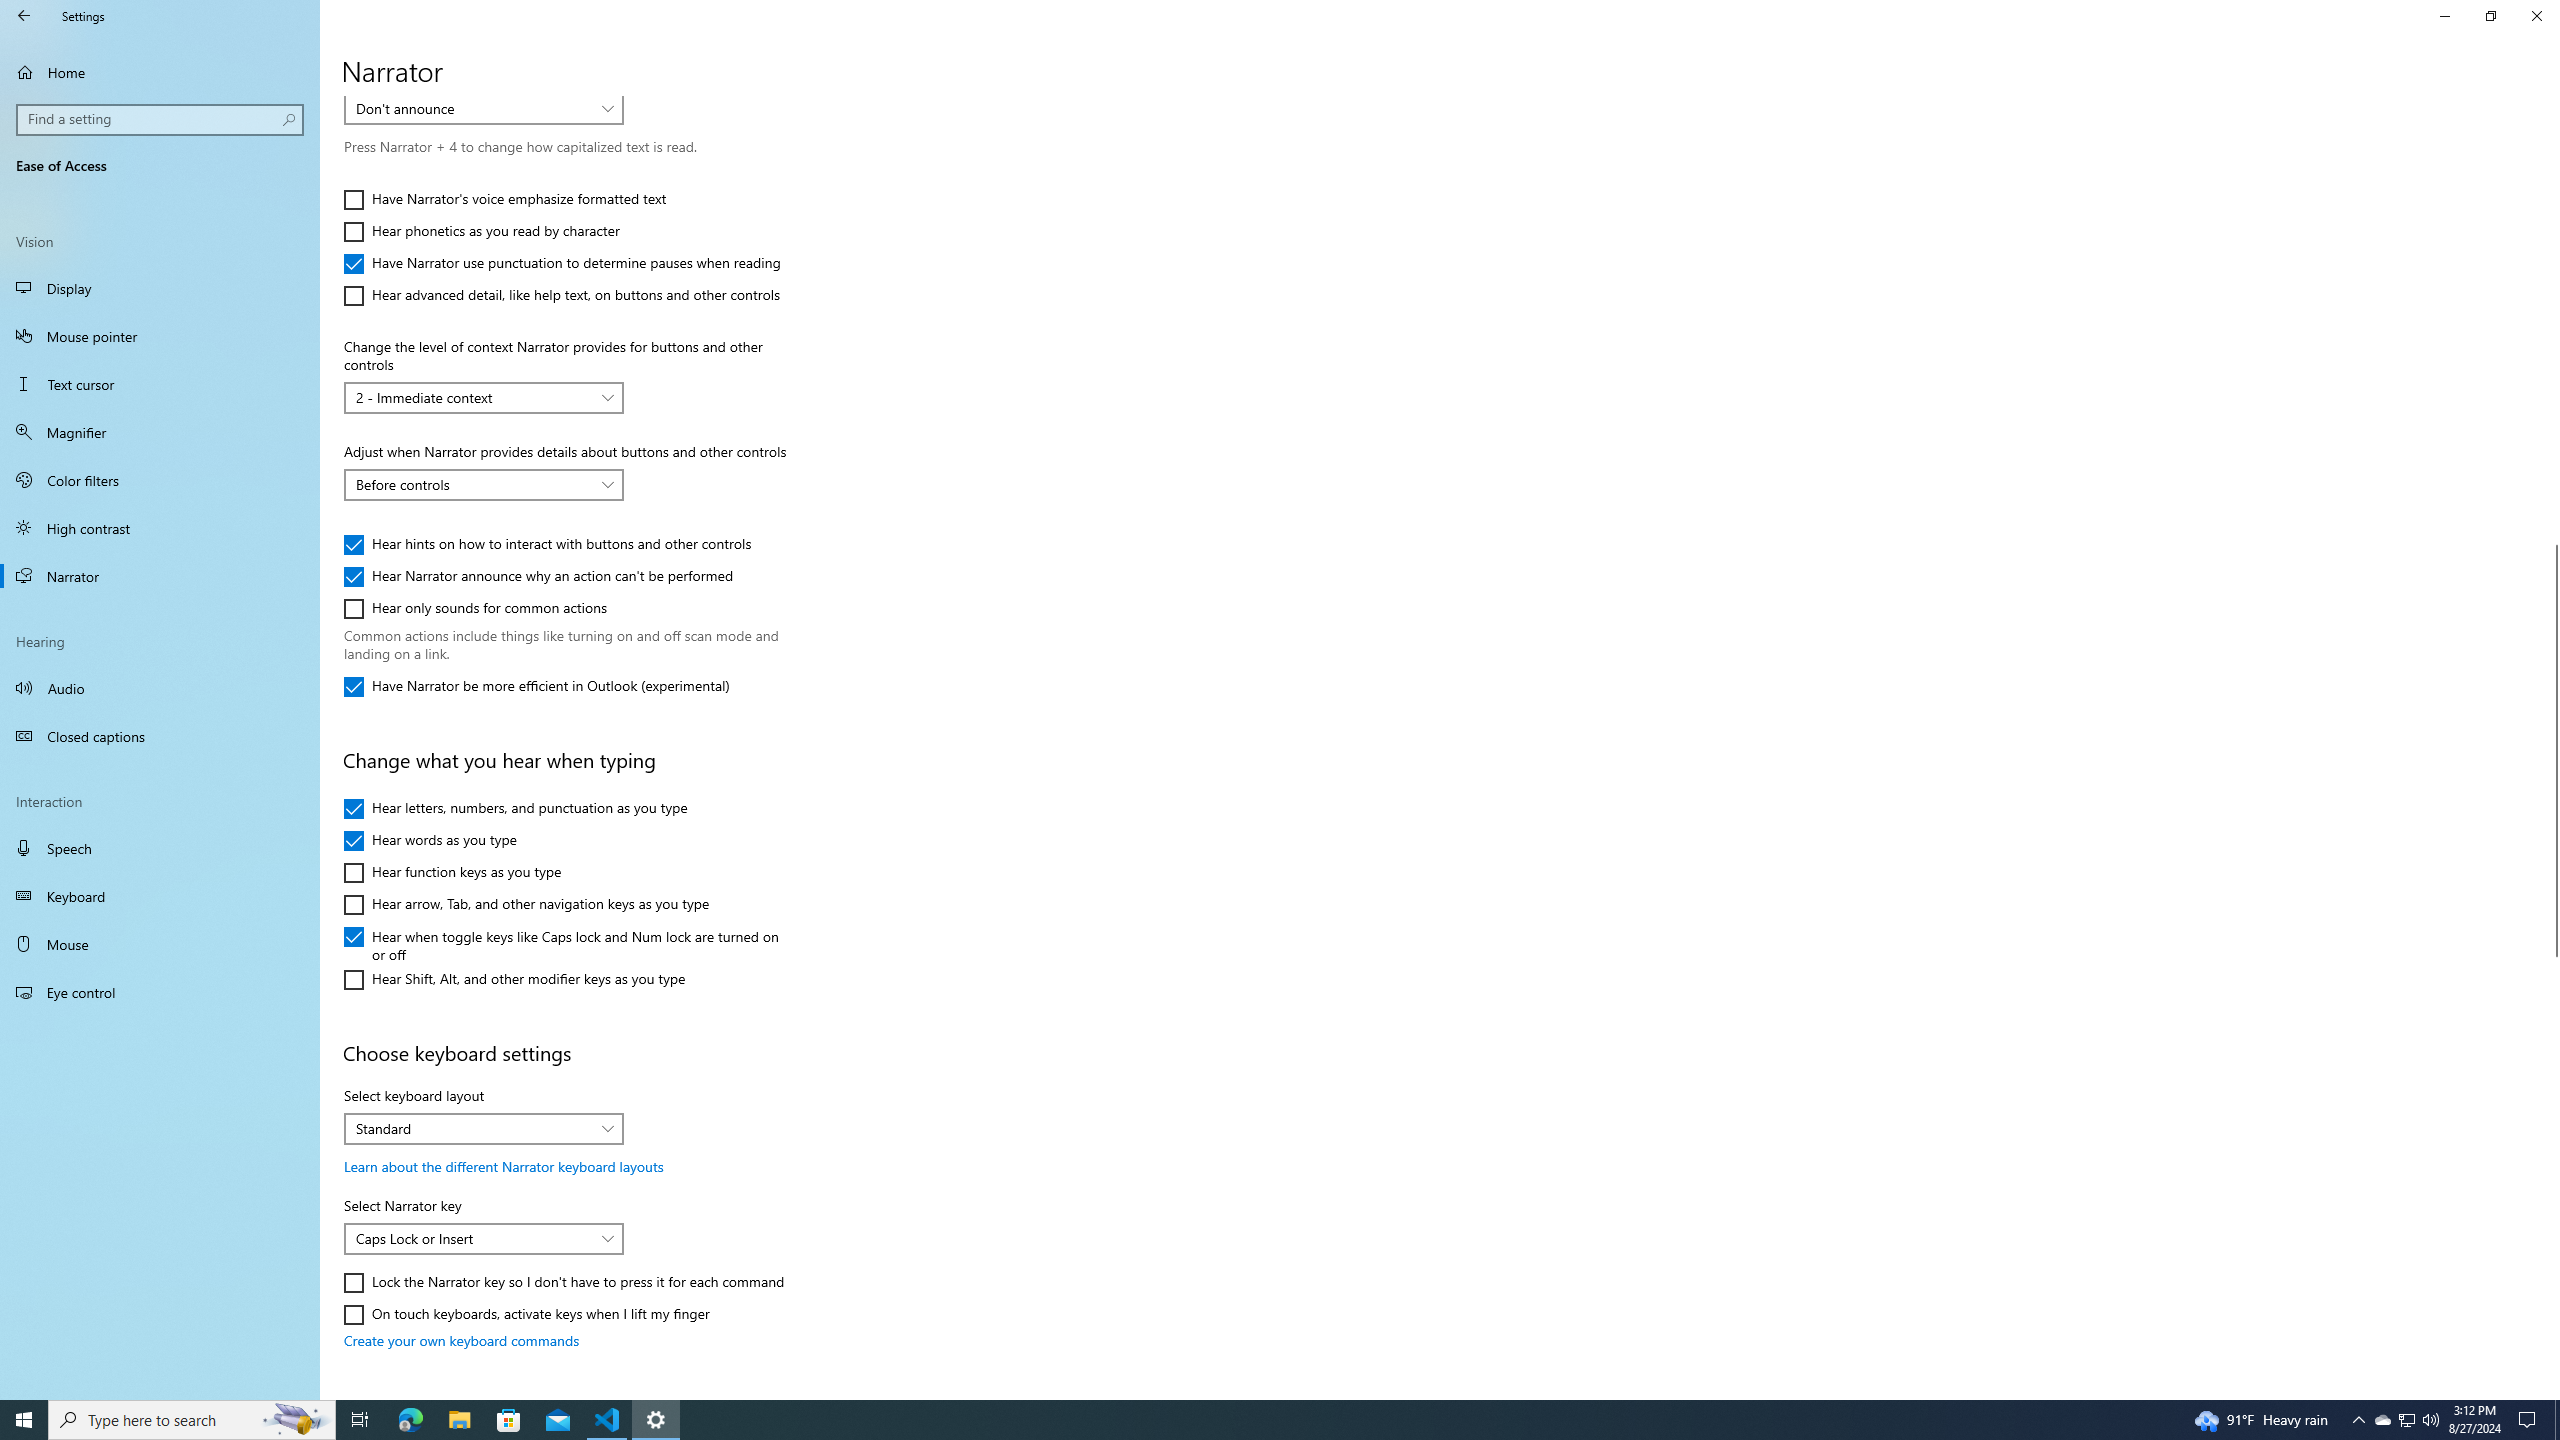 The height and width of the screenshot is (1440, 2560). Describe the element at coordinates (476, 608) in the screenshot. I see `'Hear only sounds for common actions'` at that location.